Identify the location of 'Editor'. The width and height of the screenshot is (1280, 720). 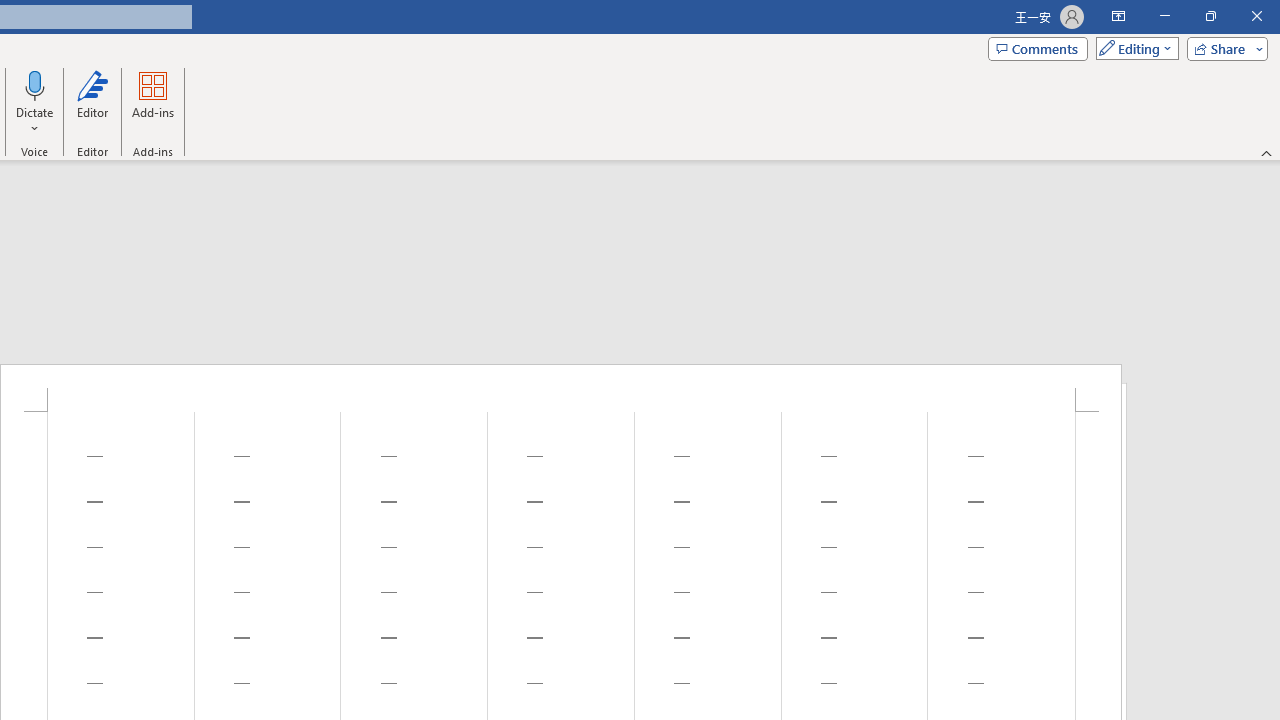
(91, 103).